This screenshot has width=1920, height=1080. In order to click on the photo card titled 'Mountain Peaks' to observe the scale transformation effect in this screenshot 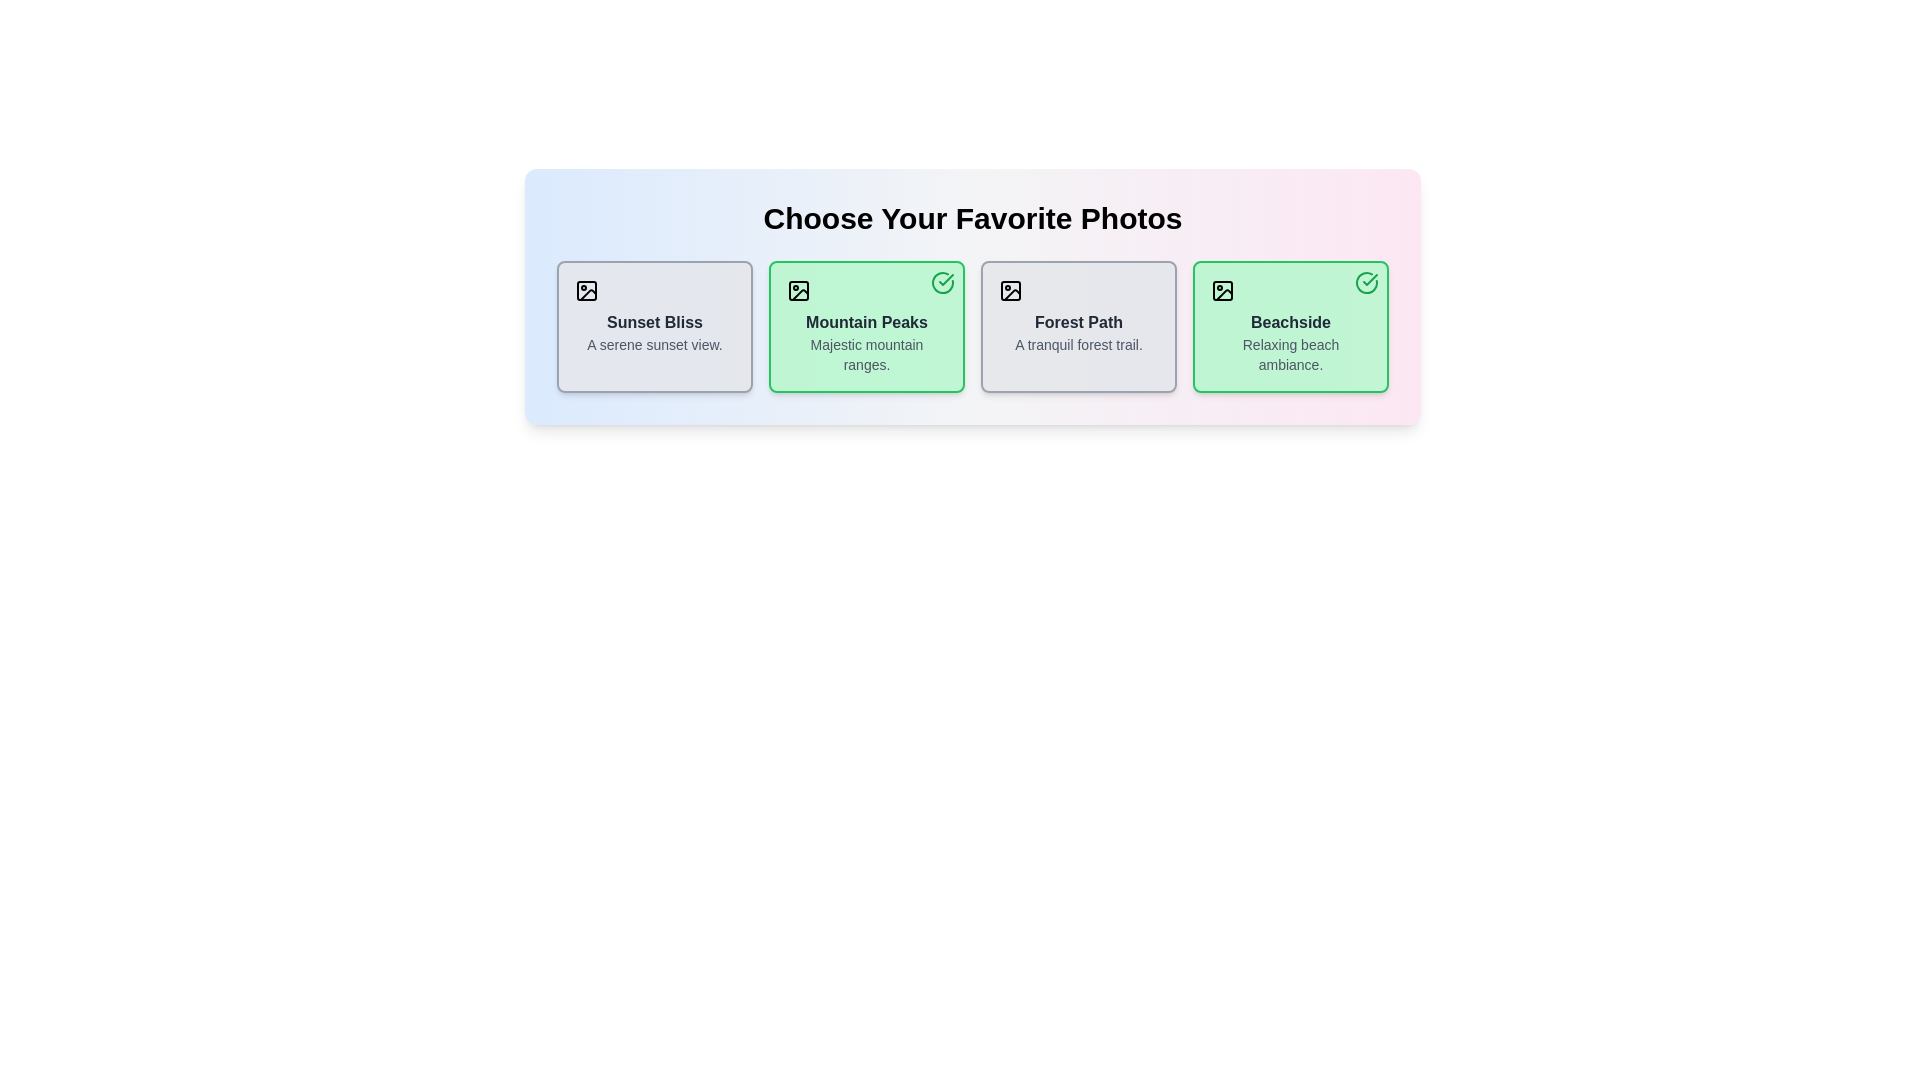, I will do `click(867, 326)`.